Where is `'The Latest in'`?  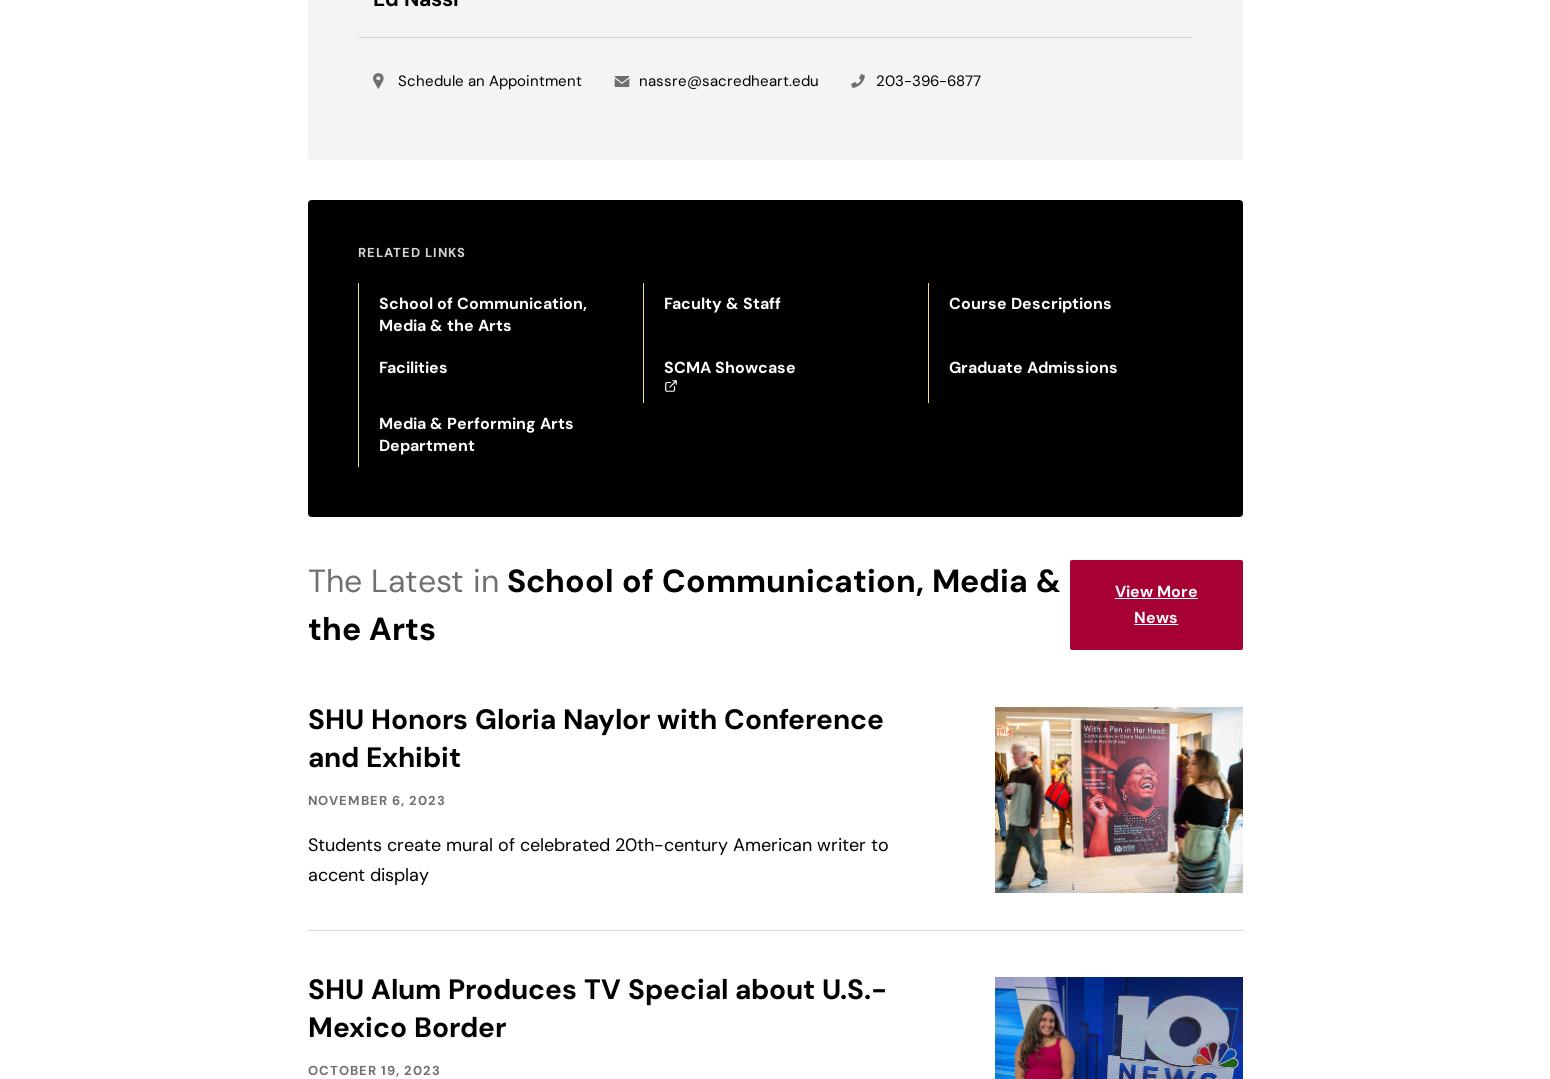
'The Latest in' is located at coordinates (402, 581).